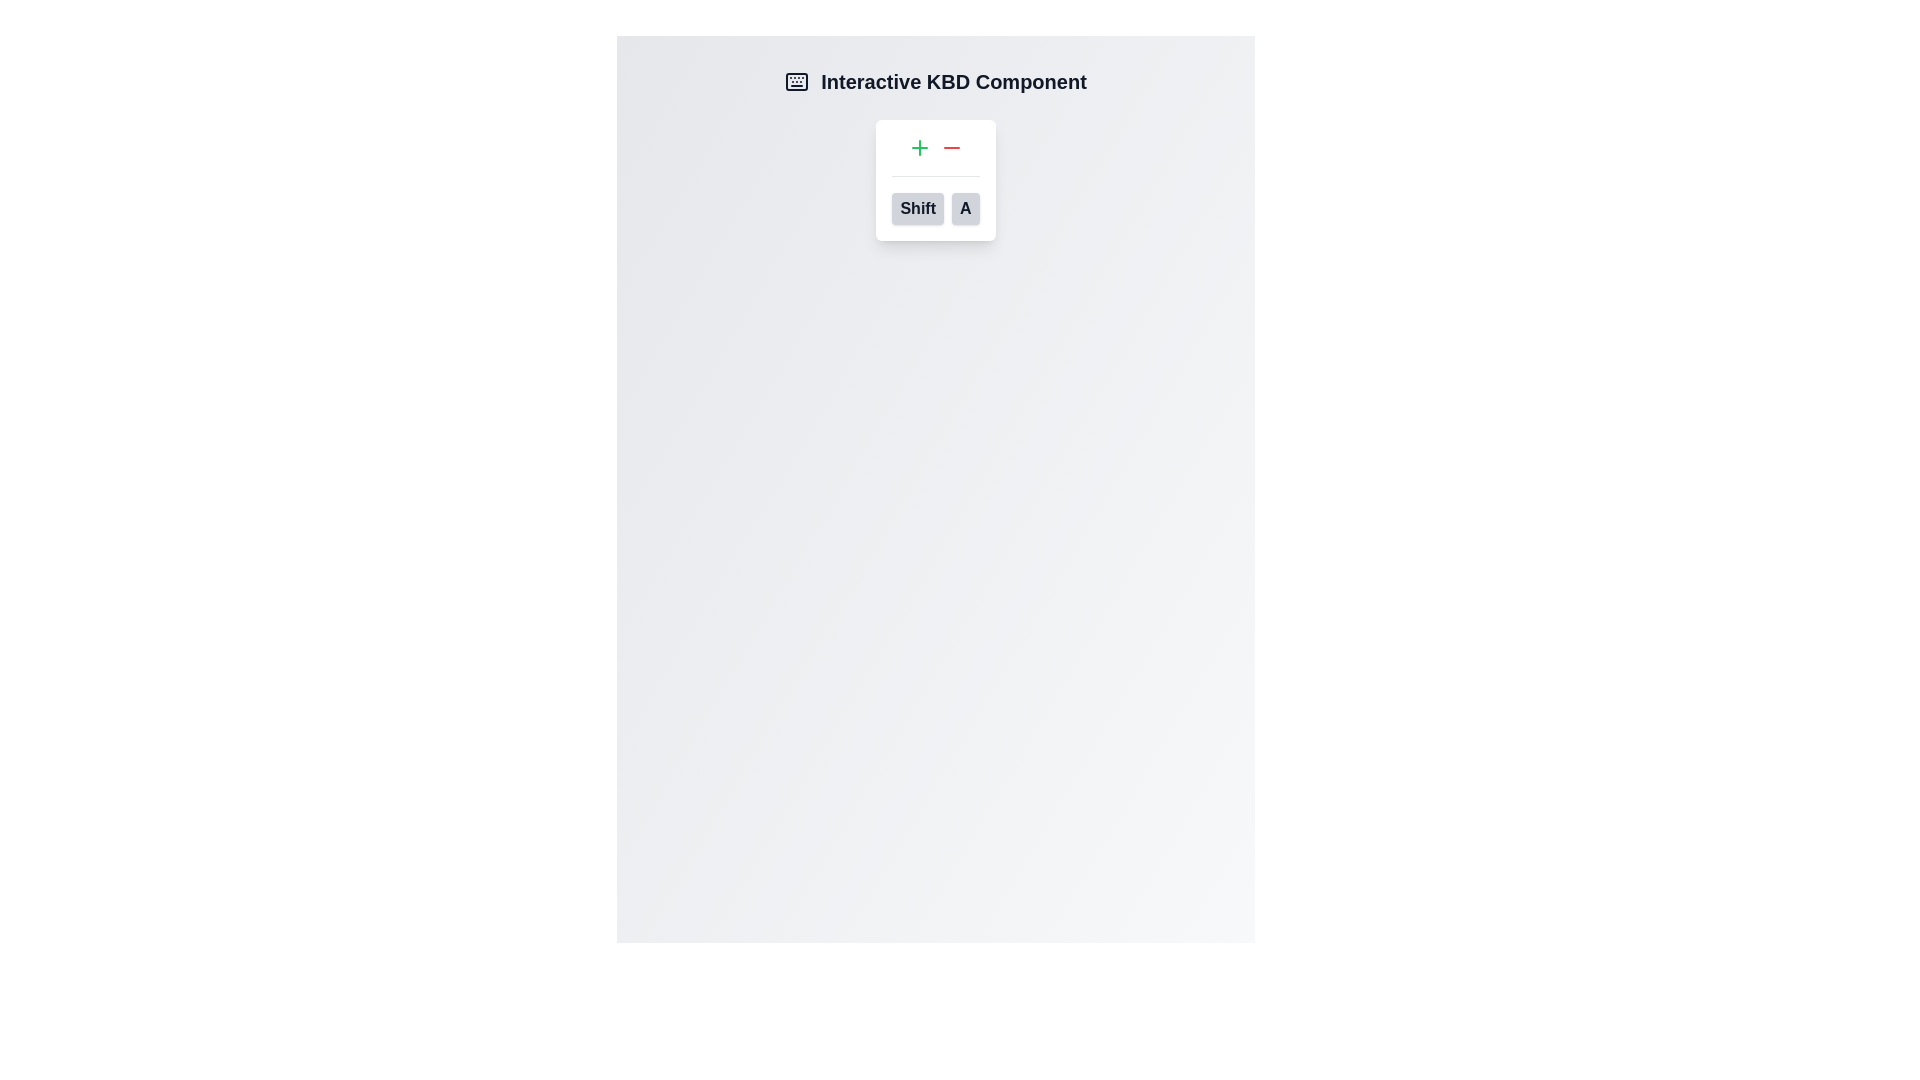  I want to click on the decrement IconButton, which is part of the 'Interactive KBD Component', to change its color to a darker red, so click(950, 146).